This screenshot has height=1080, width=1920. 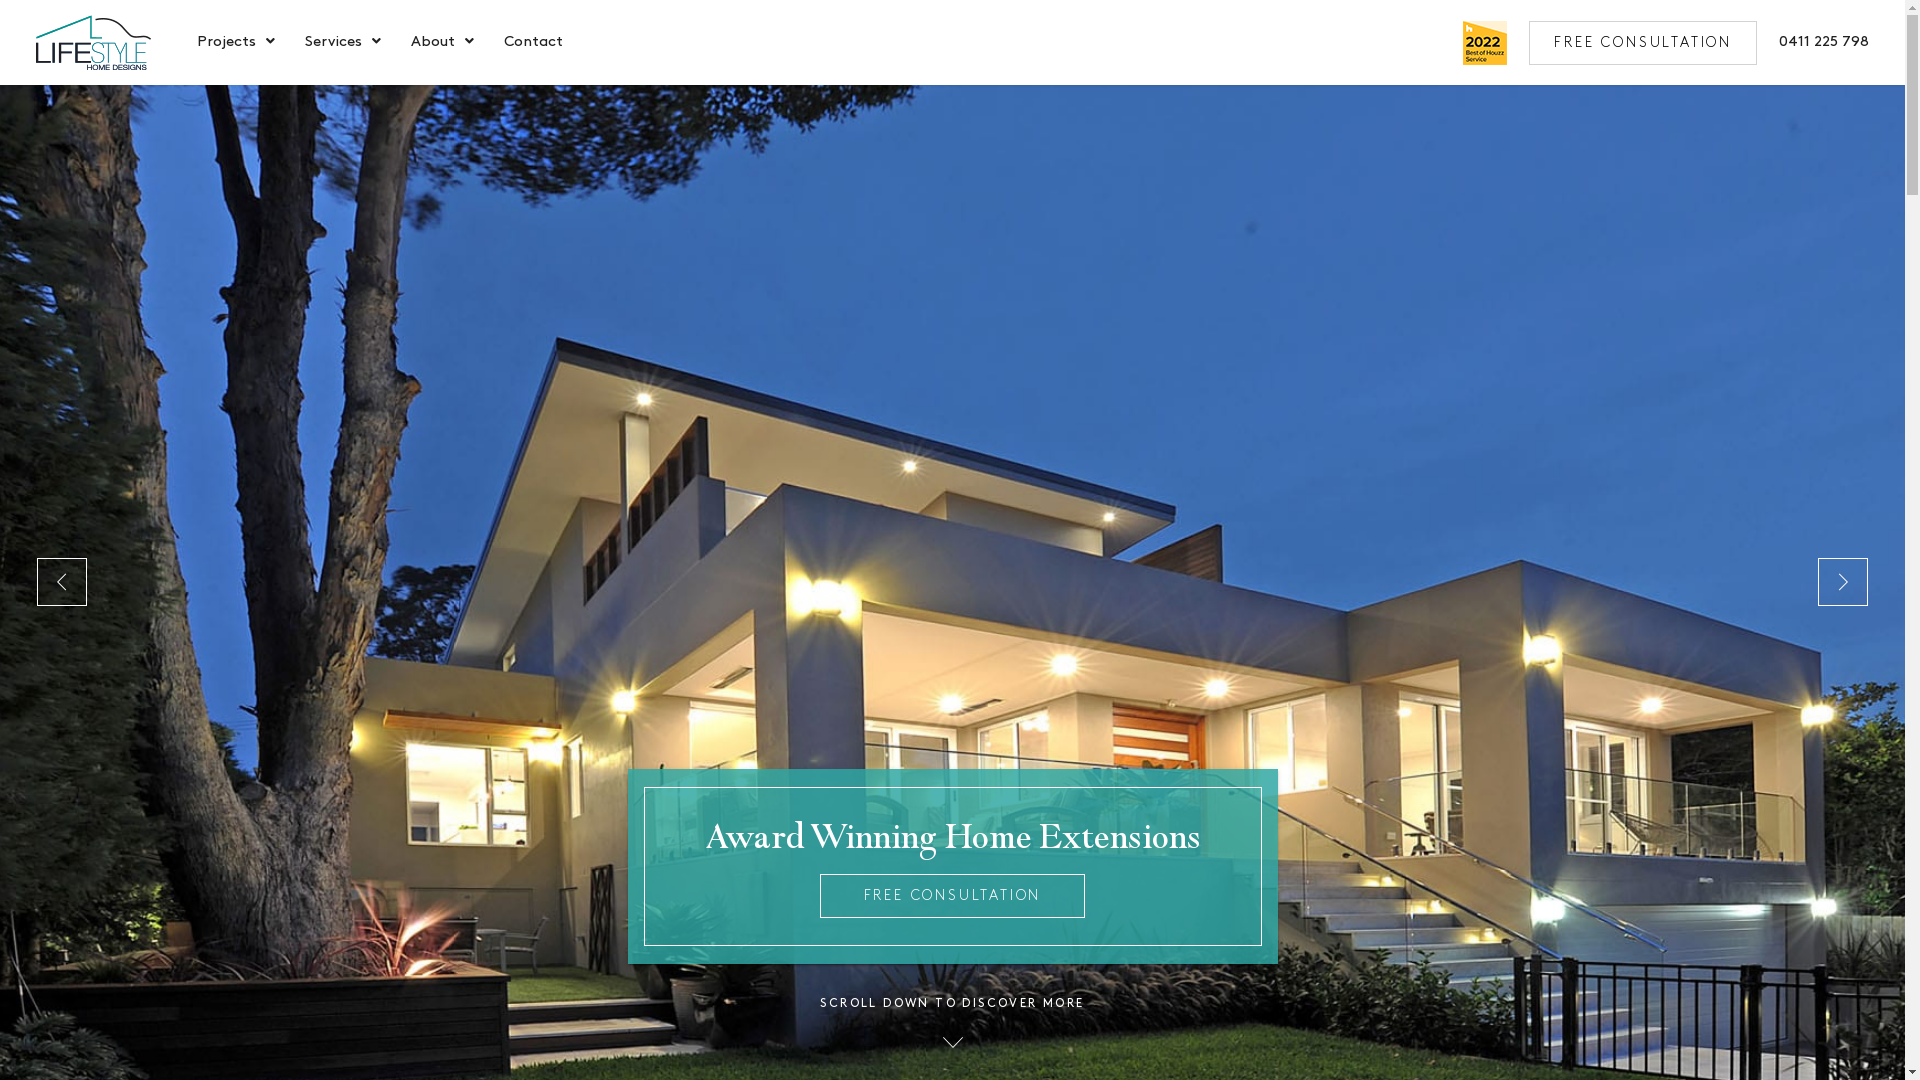 I want to click on 'Next Slide', so click(x=1842, y=582).